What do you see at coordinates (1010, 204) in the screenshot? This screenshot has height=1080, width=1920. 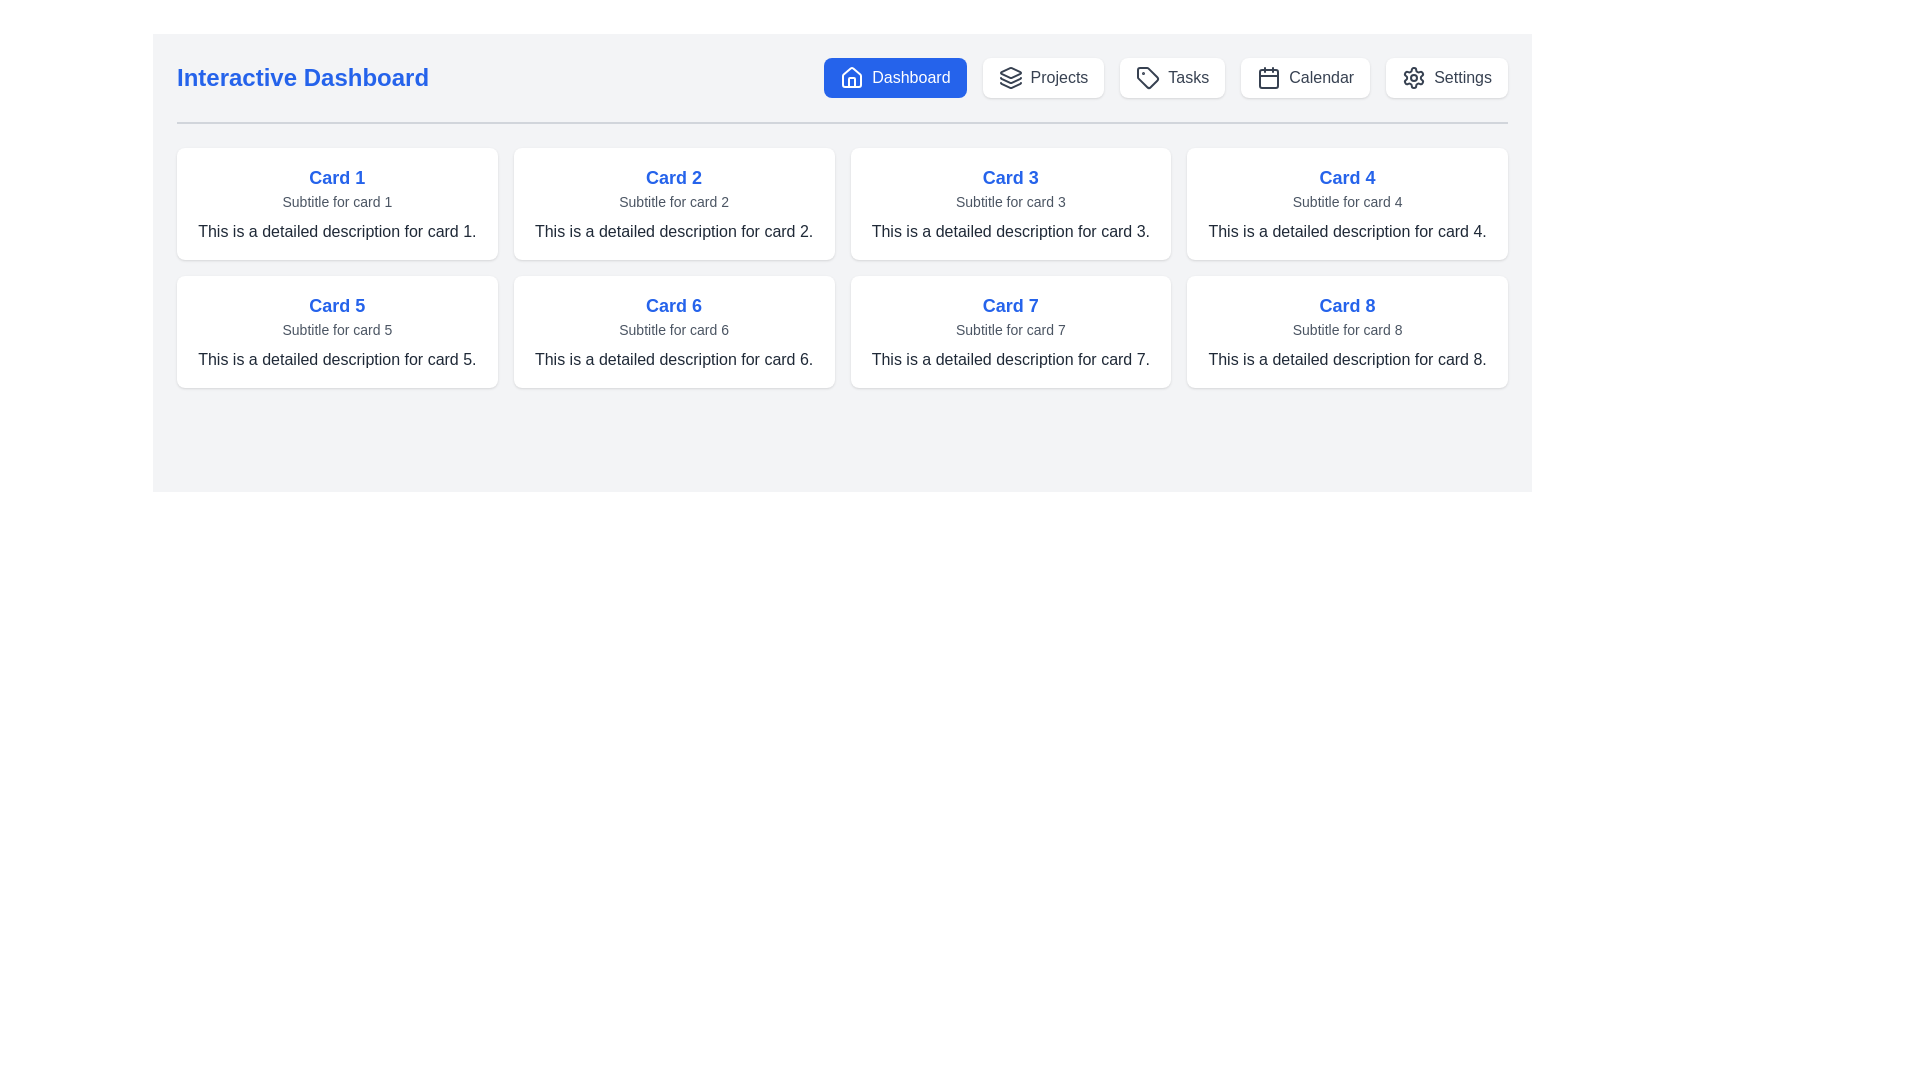 I see `the Card component located in the first row and third column of the grid, which has a white background and contains a title in bold blue` at bounding box center [1010, 204].